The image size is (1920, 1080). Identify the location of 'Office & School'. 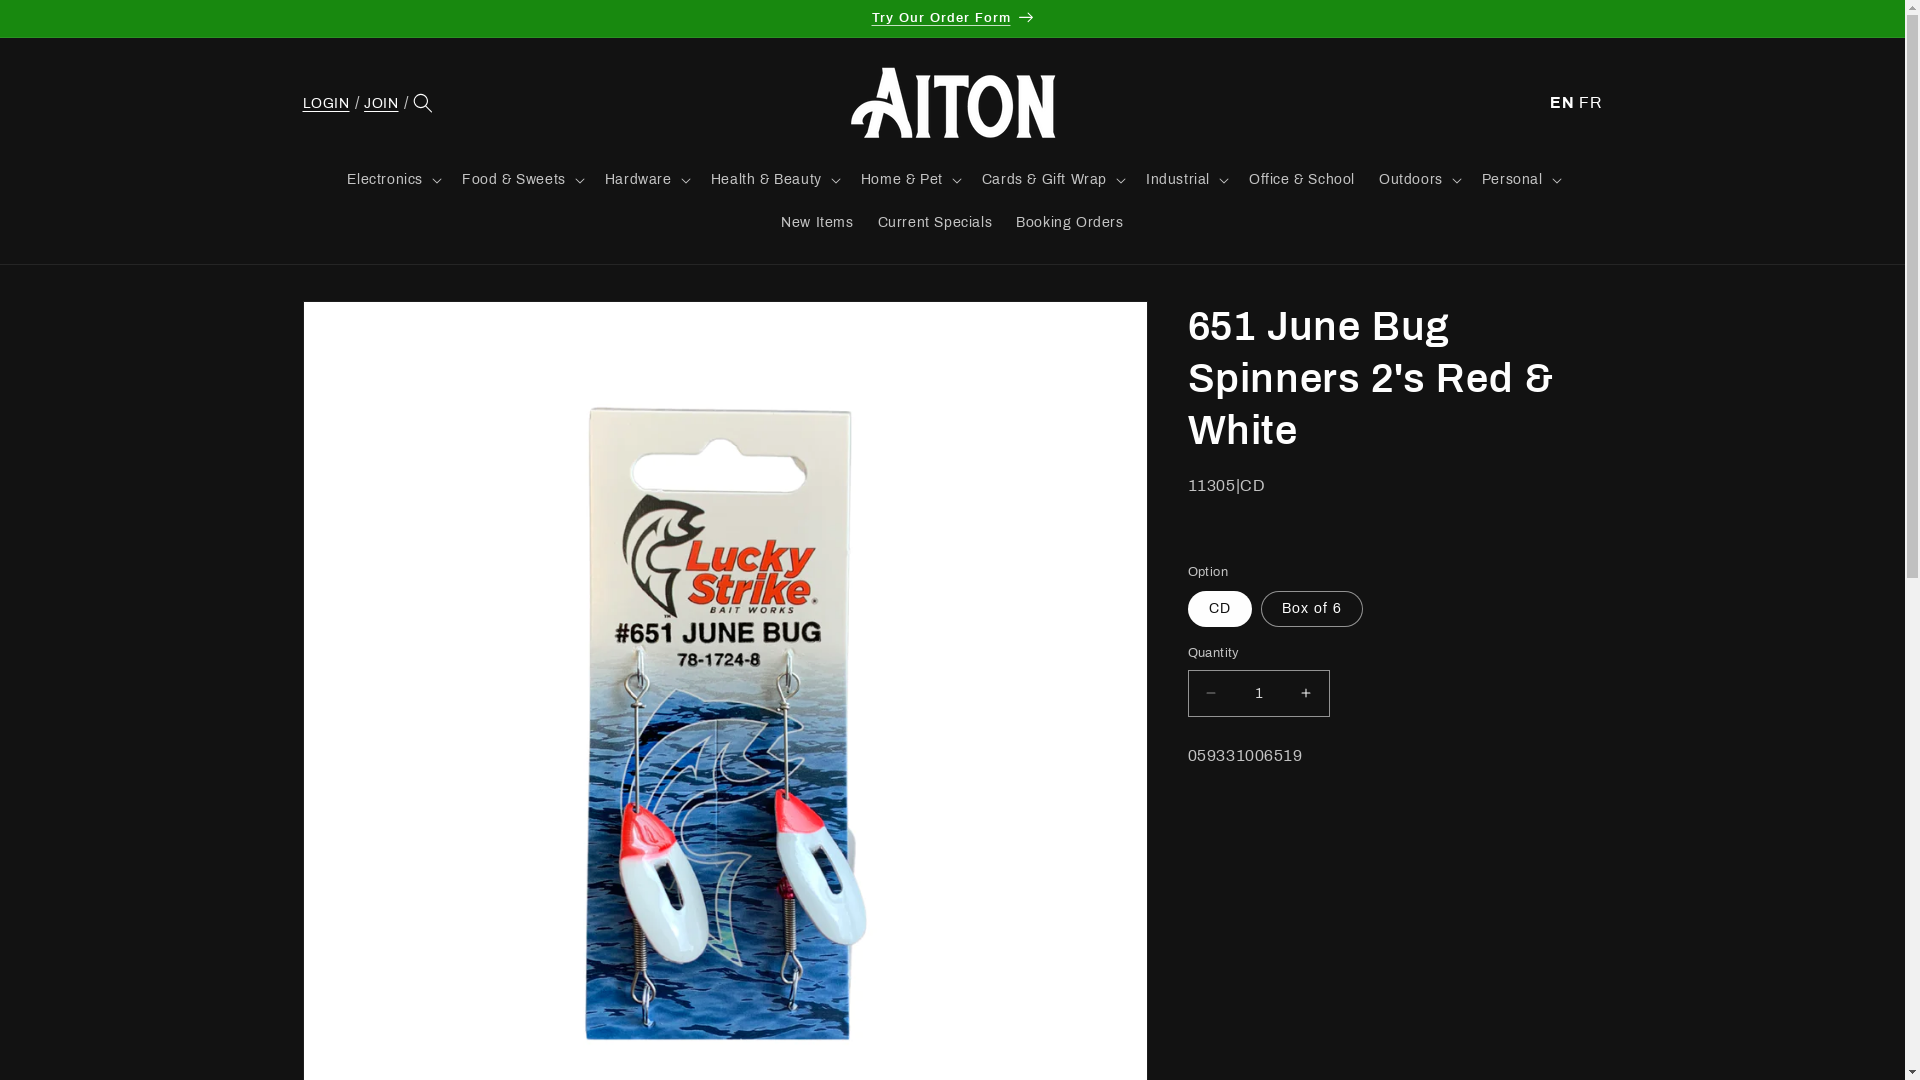
(1301, 180).